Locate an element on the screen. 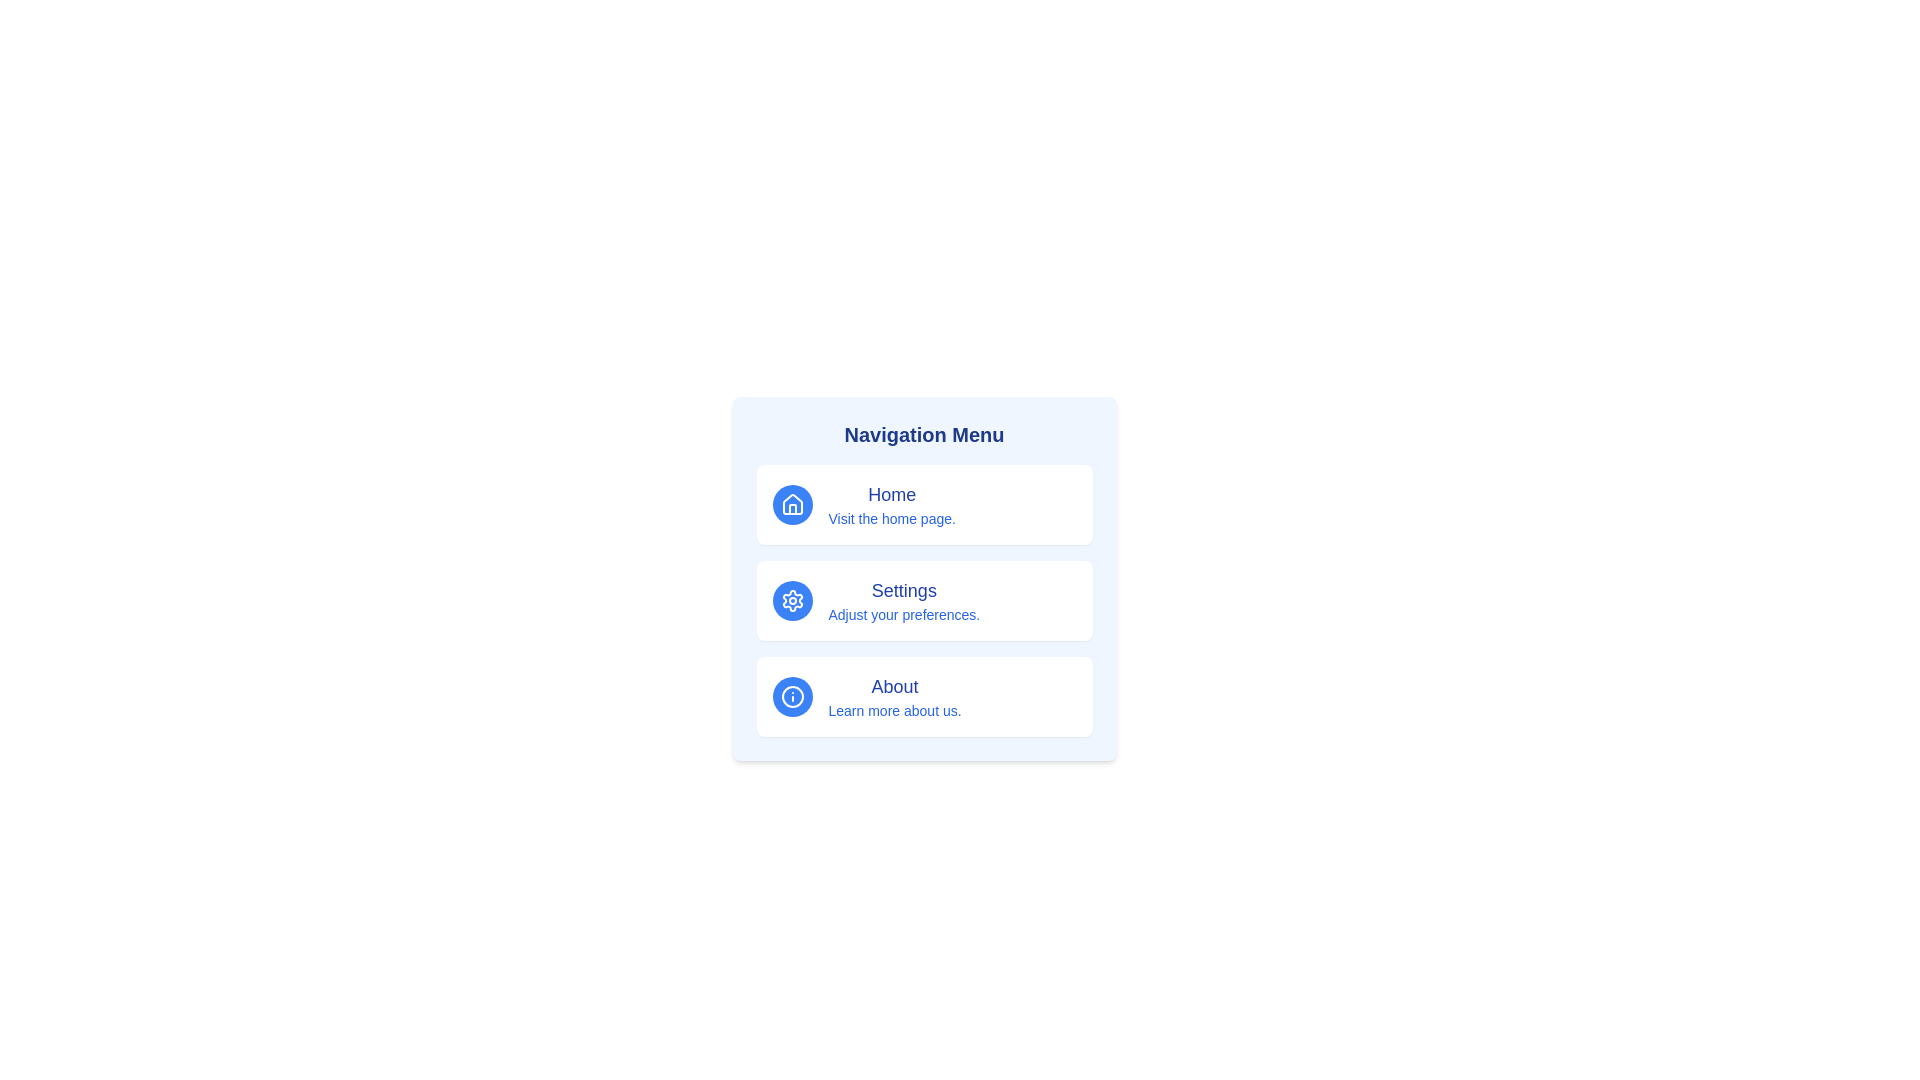 This screenshot has width=1920, height=1080. the textual label element that provides descriptive text for a navigational option related to settings, positioned centrally in the vertical menu between 'Home' and 'About' is located at coordinates (903, 600).